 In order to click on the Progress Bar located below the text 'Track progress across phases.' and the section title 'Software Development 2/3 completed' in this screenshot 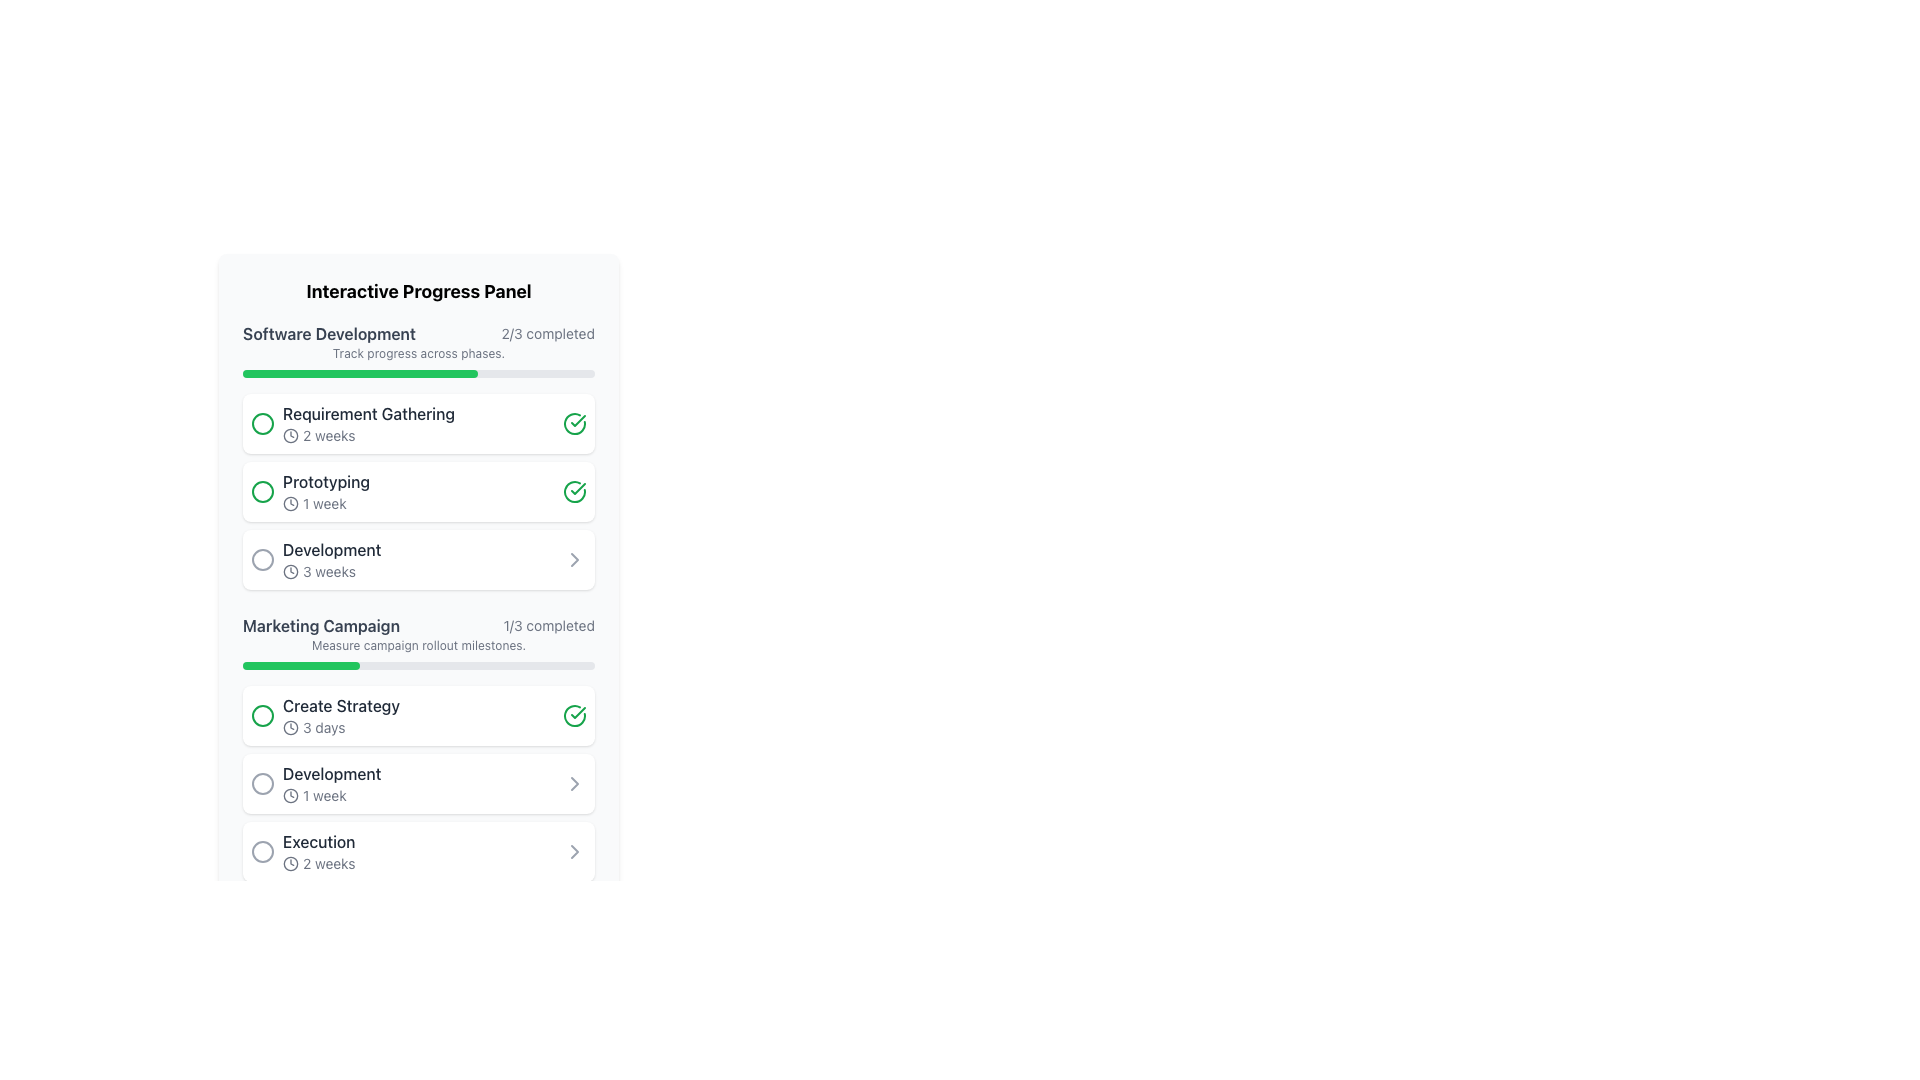, I will do `click(417, 374)`.